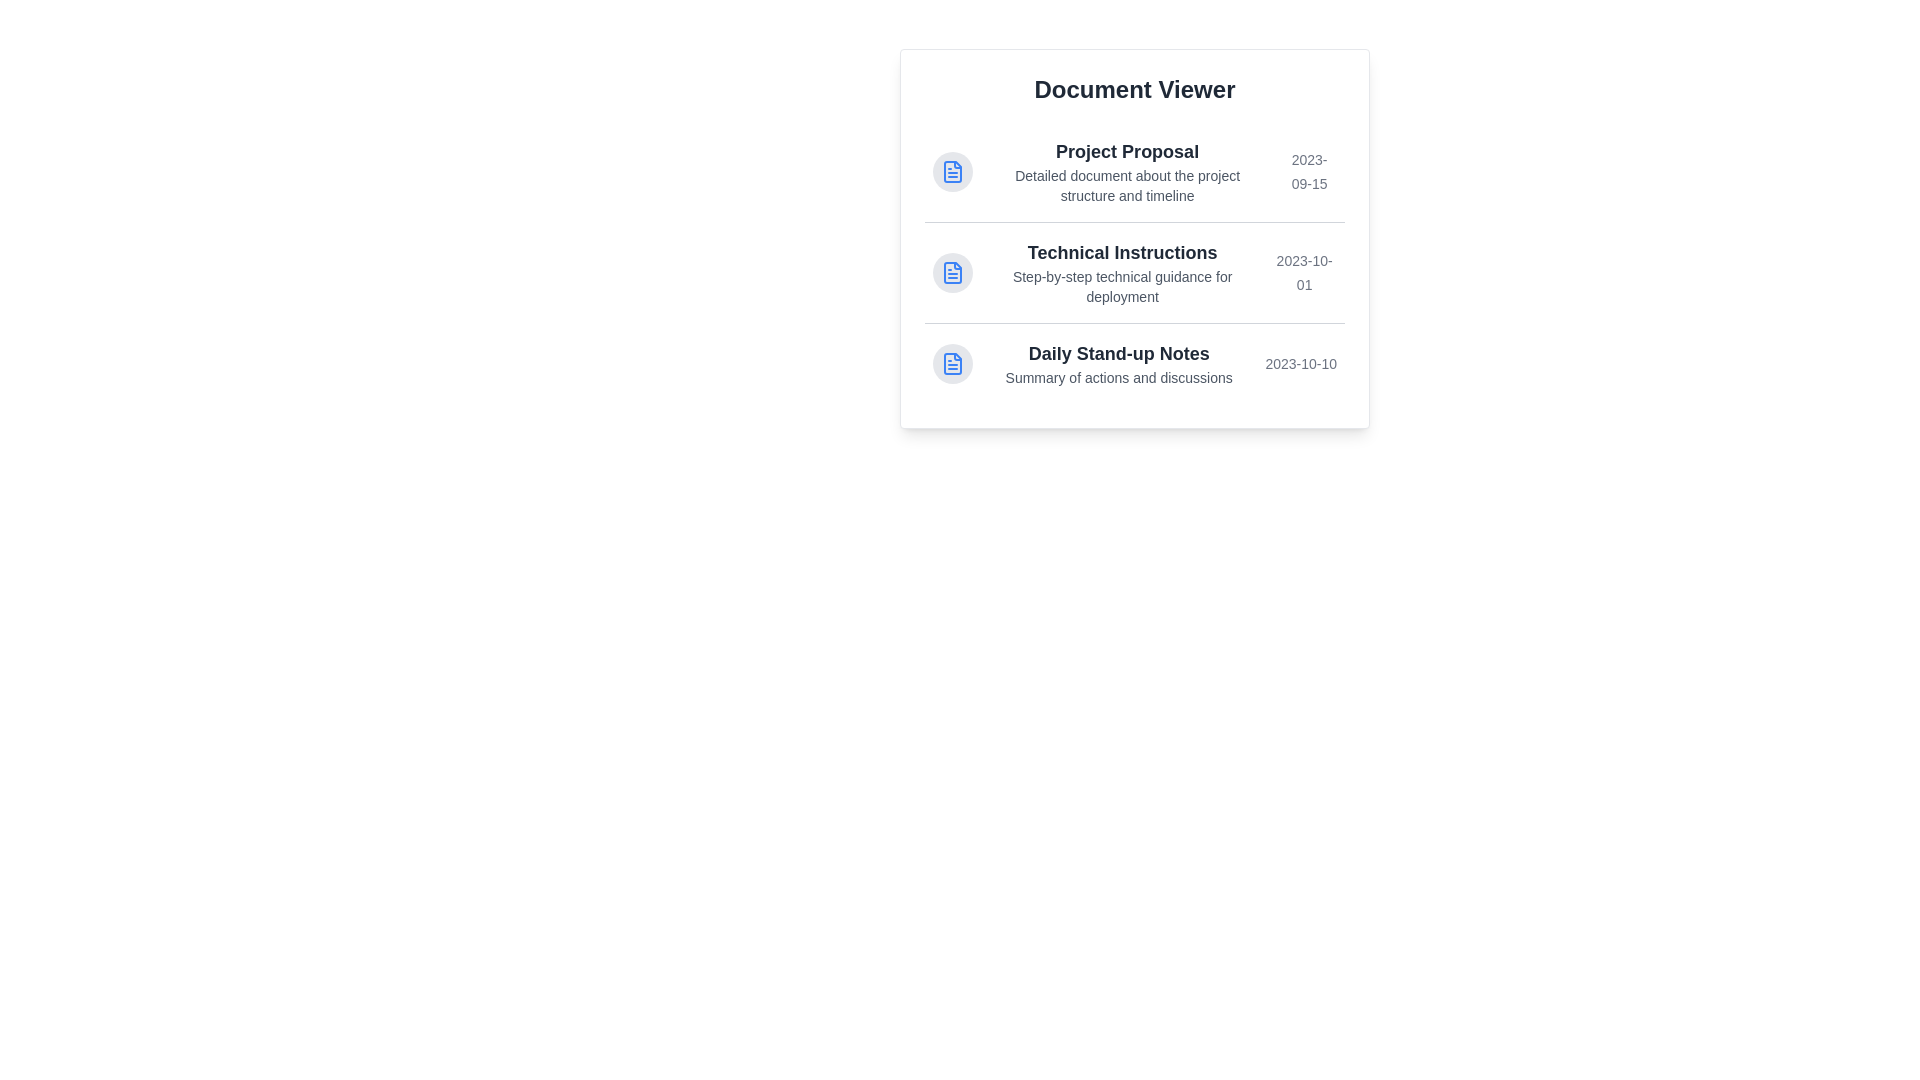  I want to click on the document titled Project Proposal to highlight it, so click(1134, 171).